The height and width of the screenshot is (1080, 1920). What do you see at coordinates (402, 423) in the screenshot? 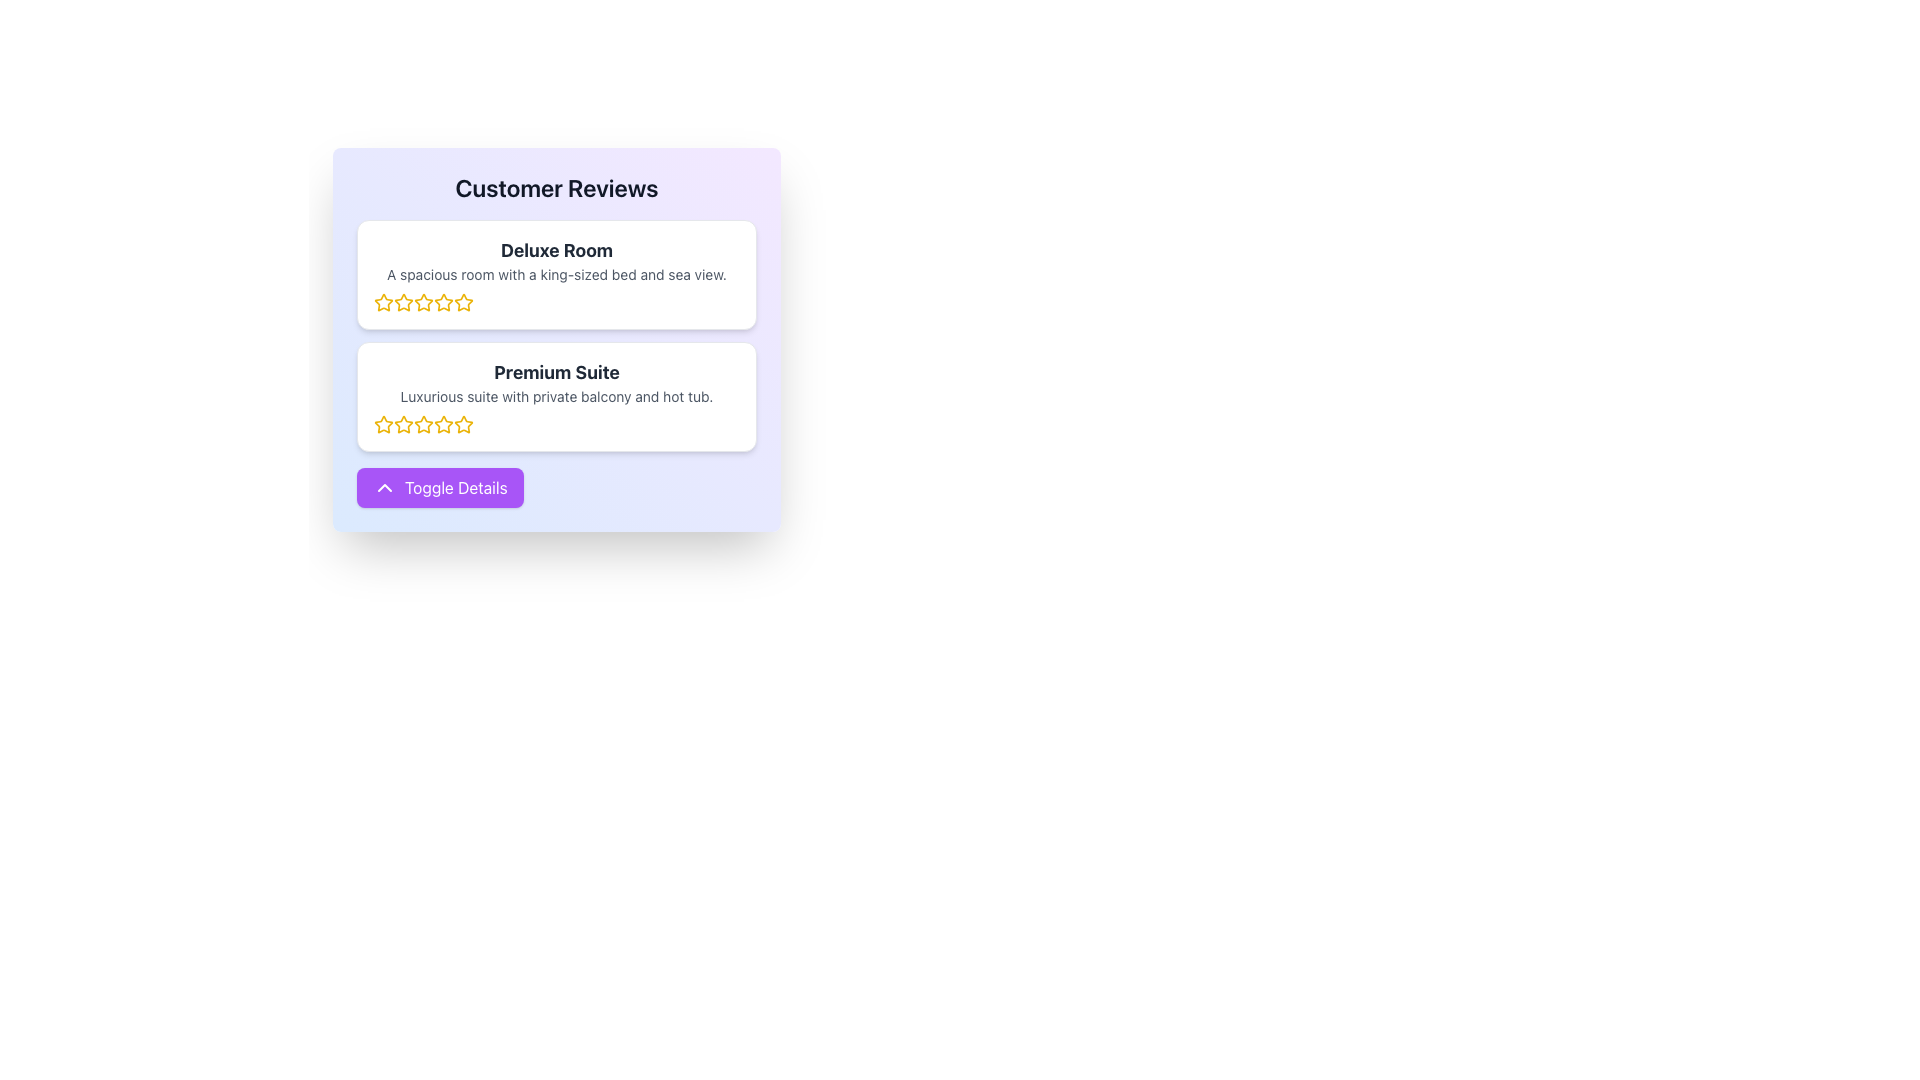
I see `the second star-shaped icon with a hollow interior and yellow outline, located under the 'Premium Suite' title and review description` at bounding box center [402, 423].